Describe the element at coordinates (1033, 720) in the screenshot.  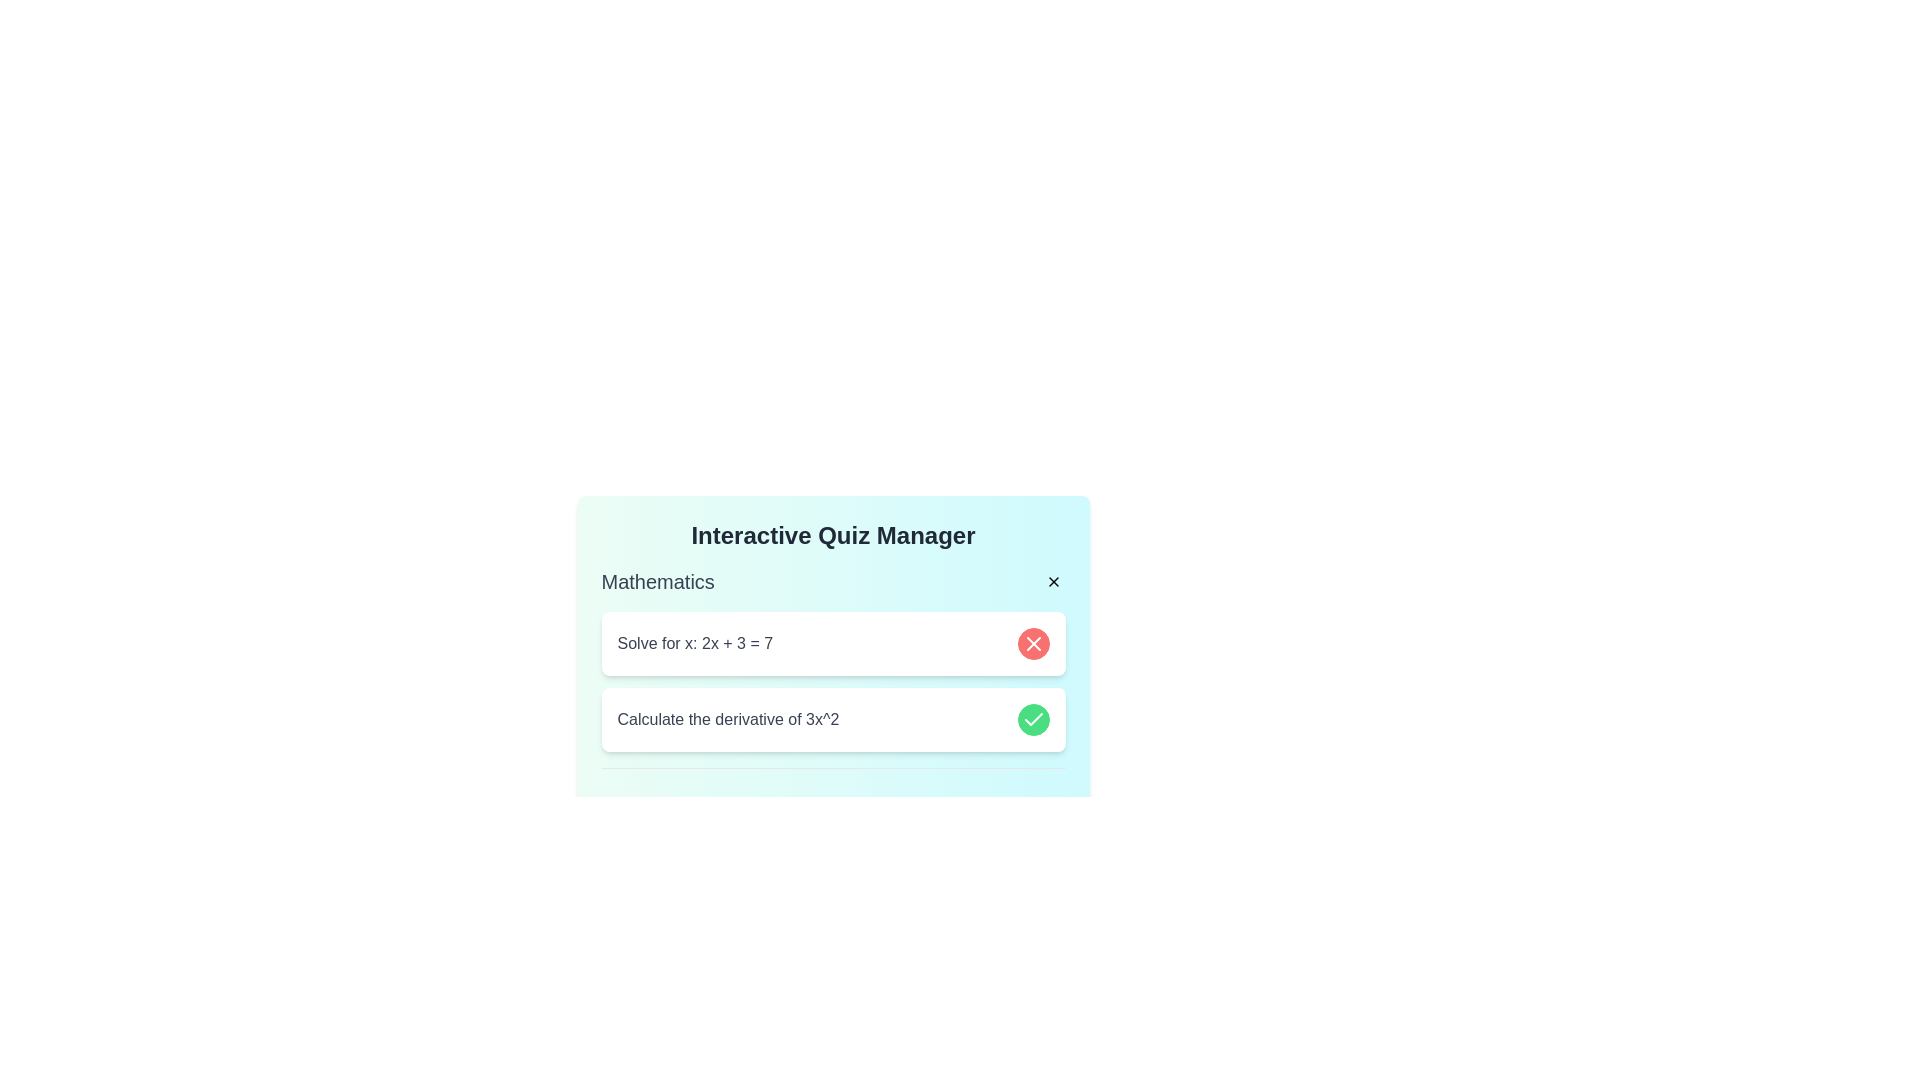
I see `the checkmark icon within the green circular button located on the right-hand side of the secondary row beneath the 'Interactive Quiz Manager' heading to confirm` at that location.